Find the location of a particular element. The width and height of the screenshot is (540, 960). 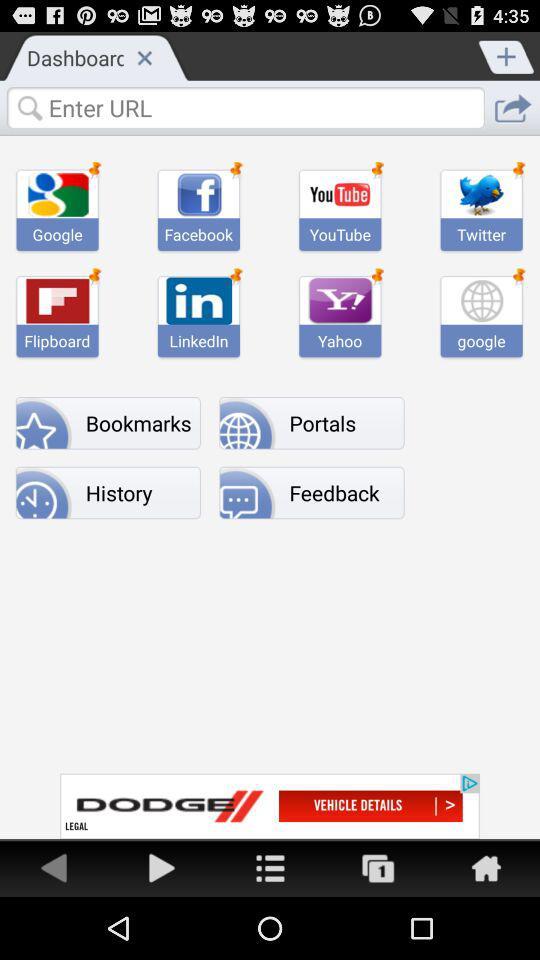

go back is located at coordinates (54, 866).